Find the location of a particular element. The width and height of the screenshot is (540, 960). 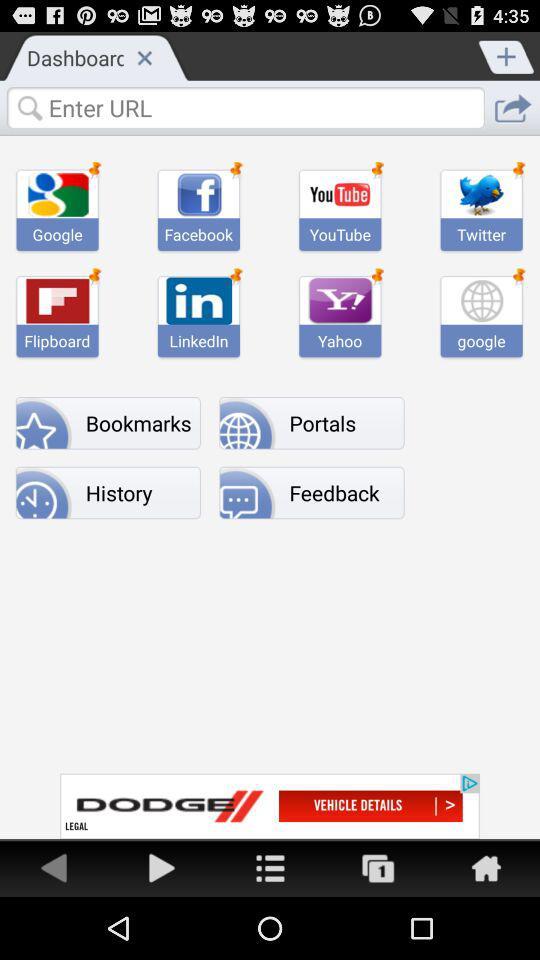

go back is located at coordinates (54, 866).